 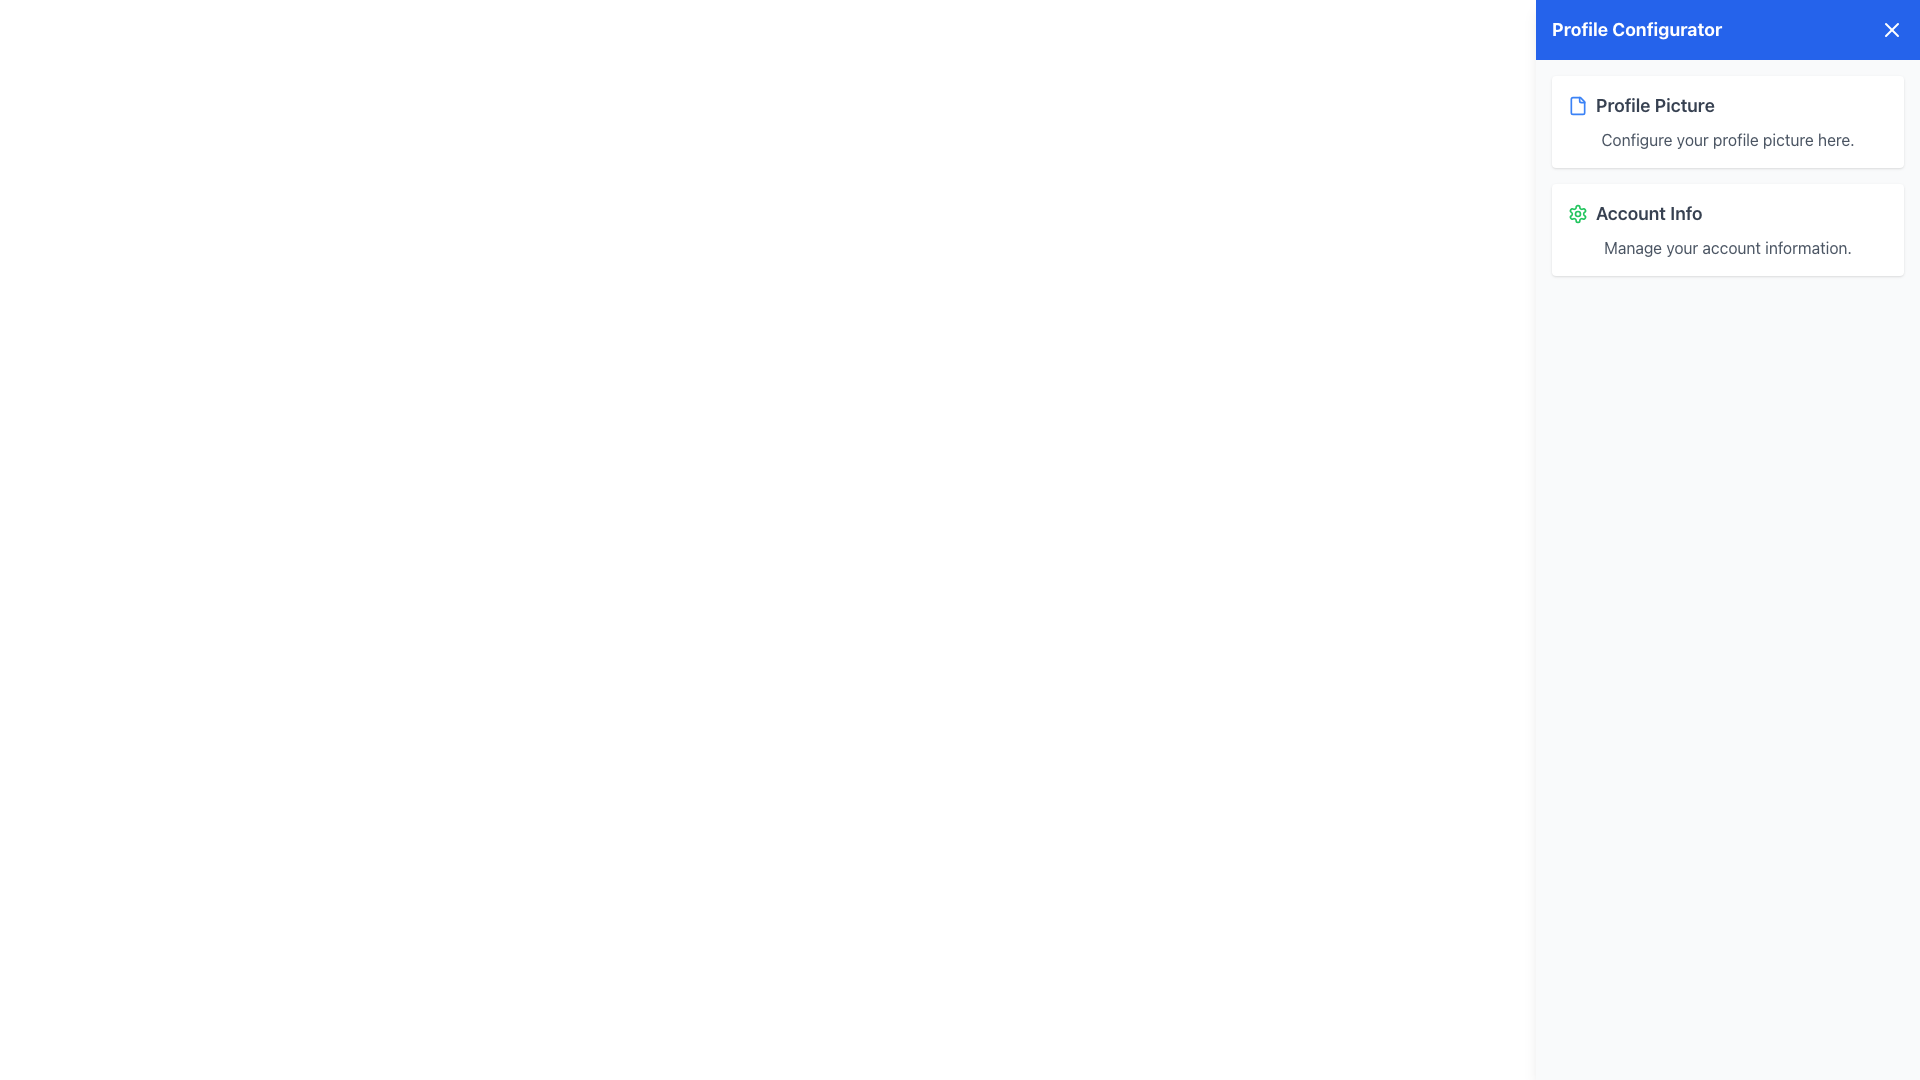 What do you see at coordinates (1637, 30) in the screenshot?
I see `text 'Profile Configurator' displayed in bold white font against a blue background in the header section of the side panel` at bounding box center [1637, 30].